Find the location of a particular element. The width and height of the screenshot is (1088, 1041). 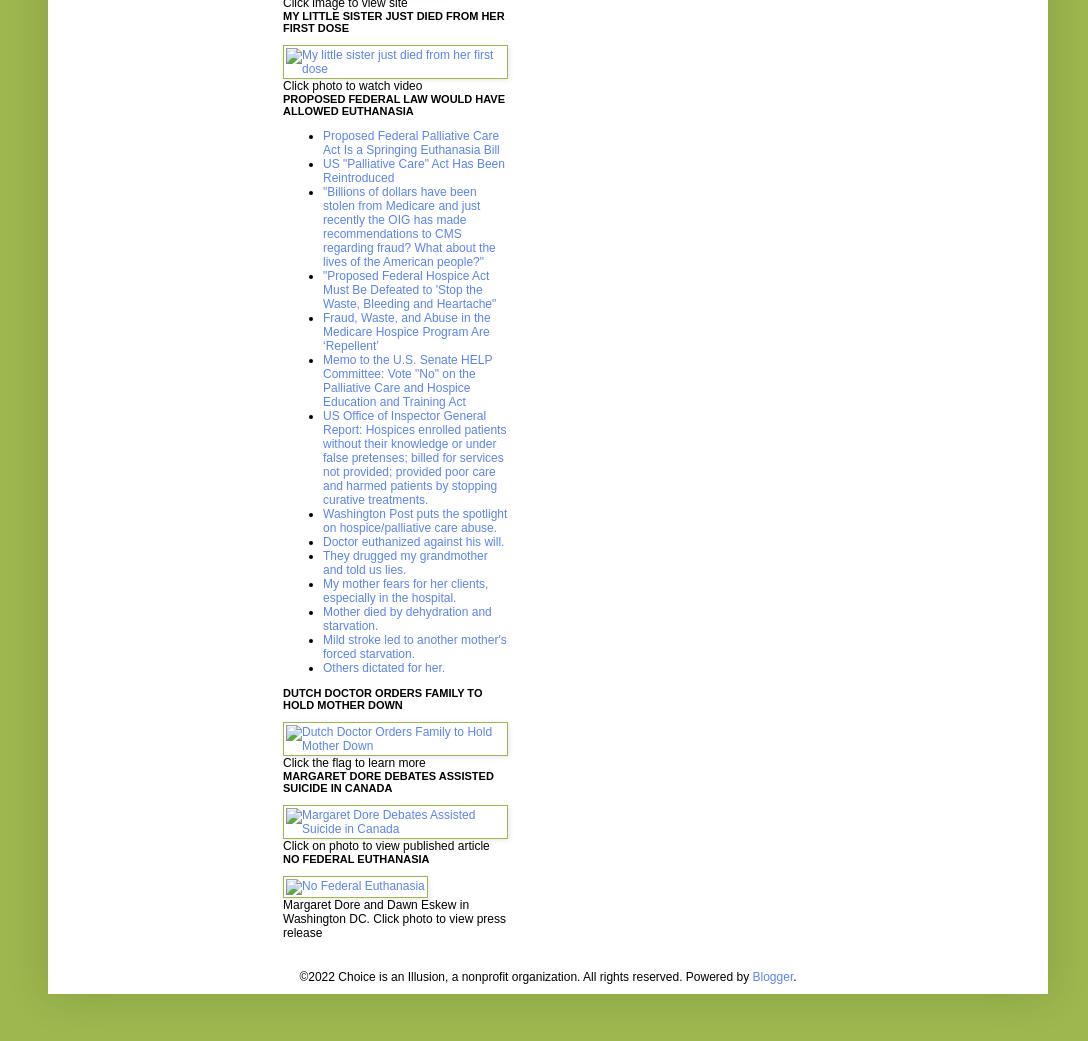

'No Federal Euthanasia' is located at coordinates (355, 858).